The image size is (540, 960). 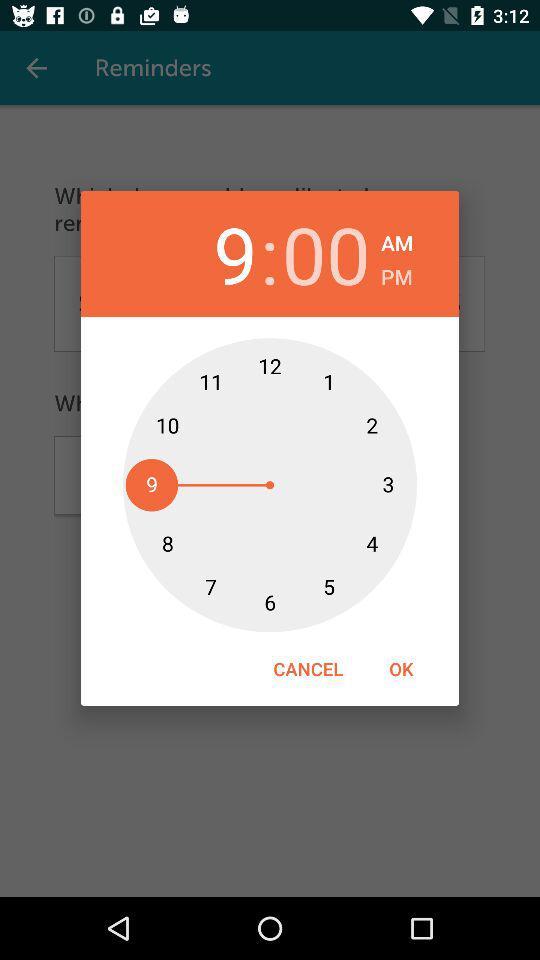 What do you see at coordinates (326, 253) in the screenshot?
I see `icon to the left of am item` at bounding box center [326, 253].